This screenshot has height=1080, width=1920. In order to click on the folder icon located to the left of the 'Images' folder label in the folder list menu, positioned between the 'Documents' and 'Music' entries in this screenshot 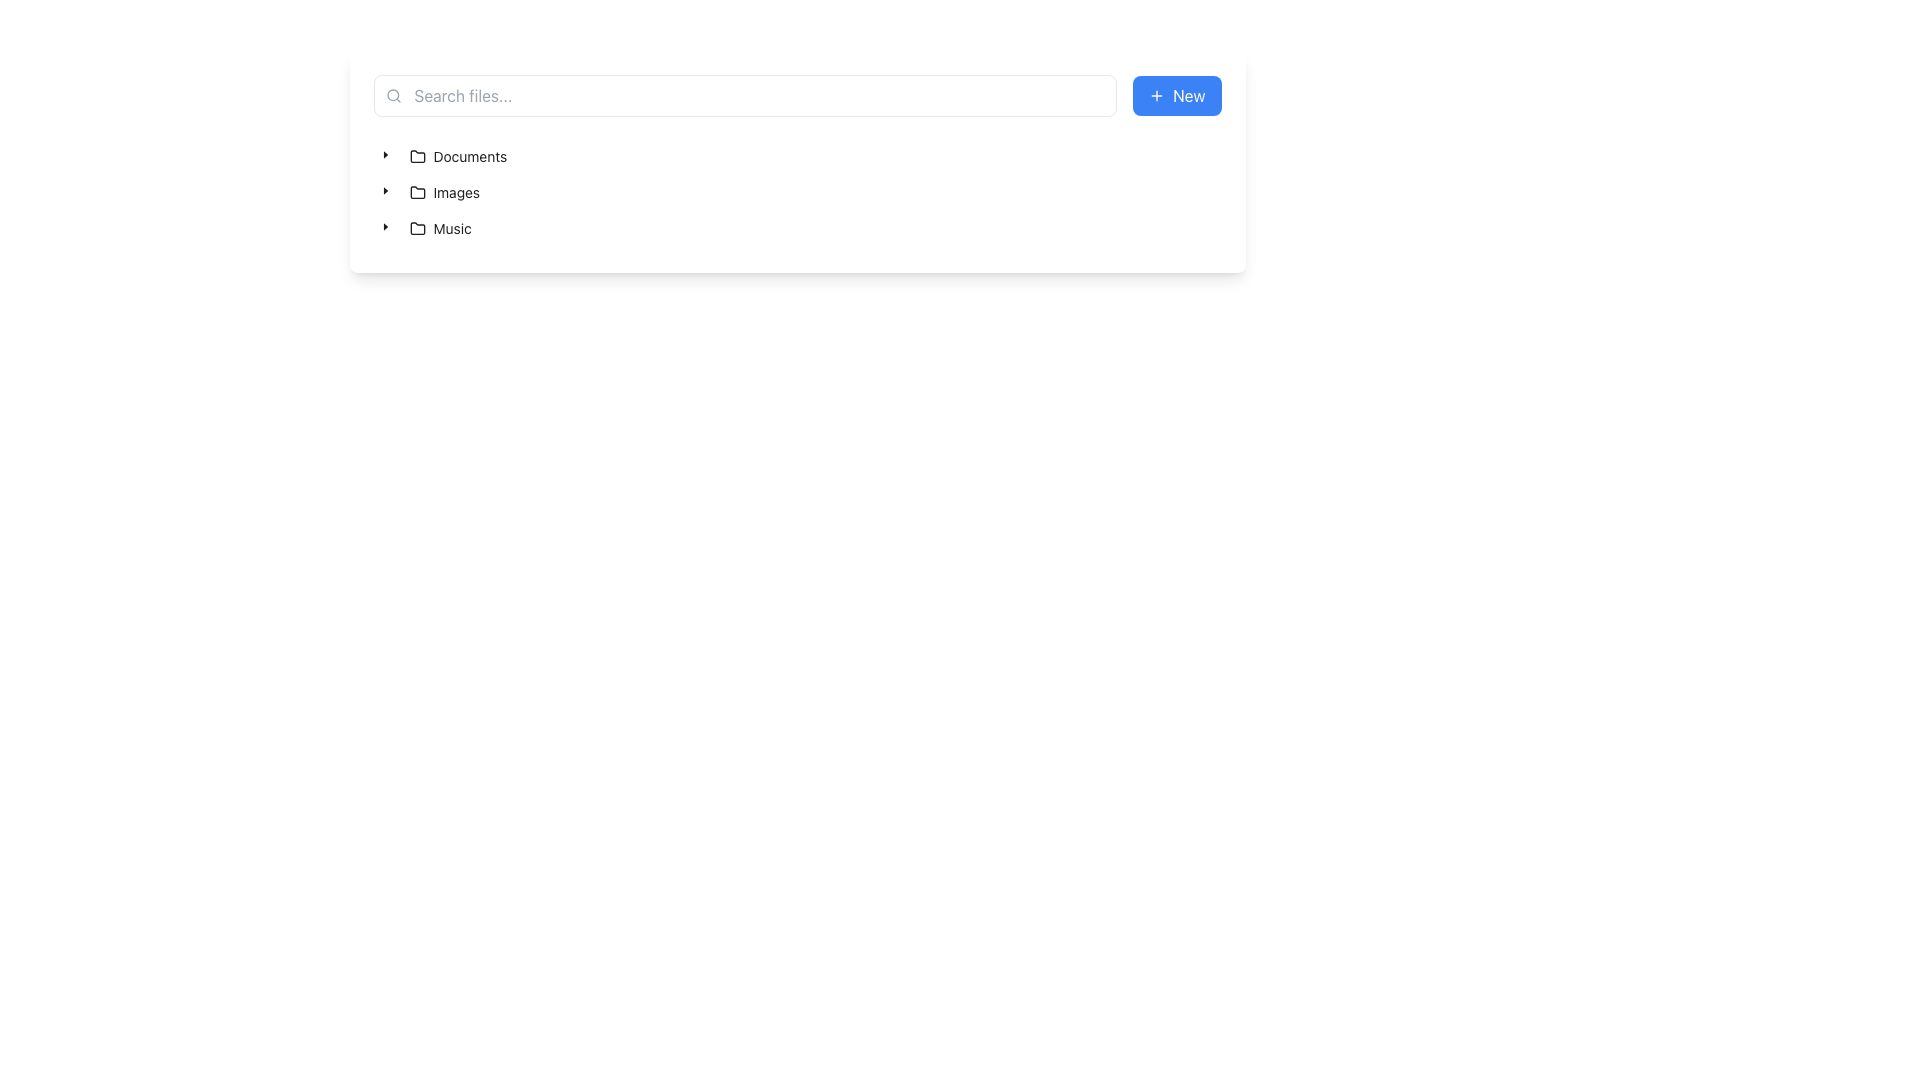, I will do `click(416, 192)`.